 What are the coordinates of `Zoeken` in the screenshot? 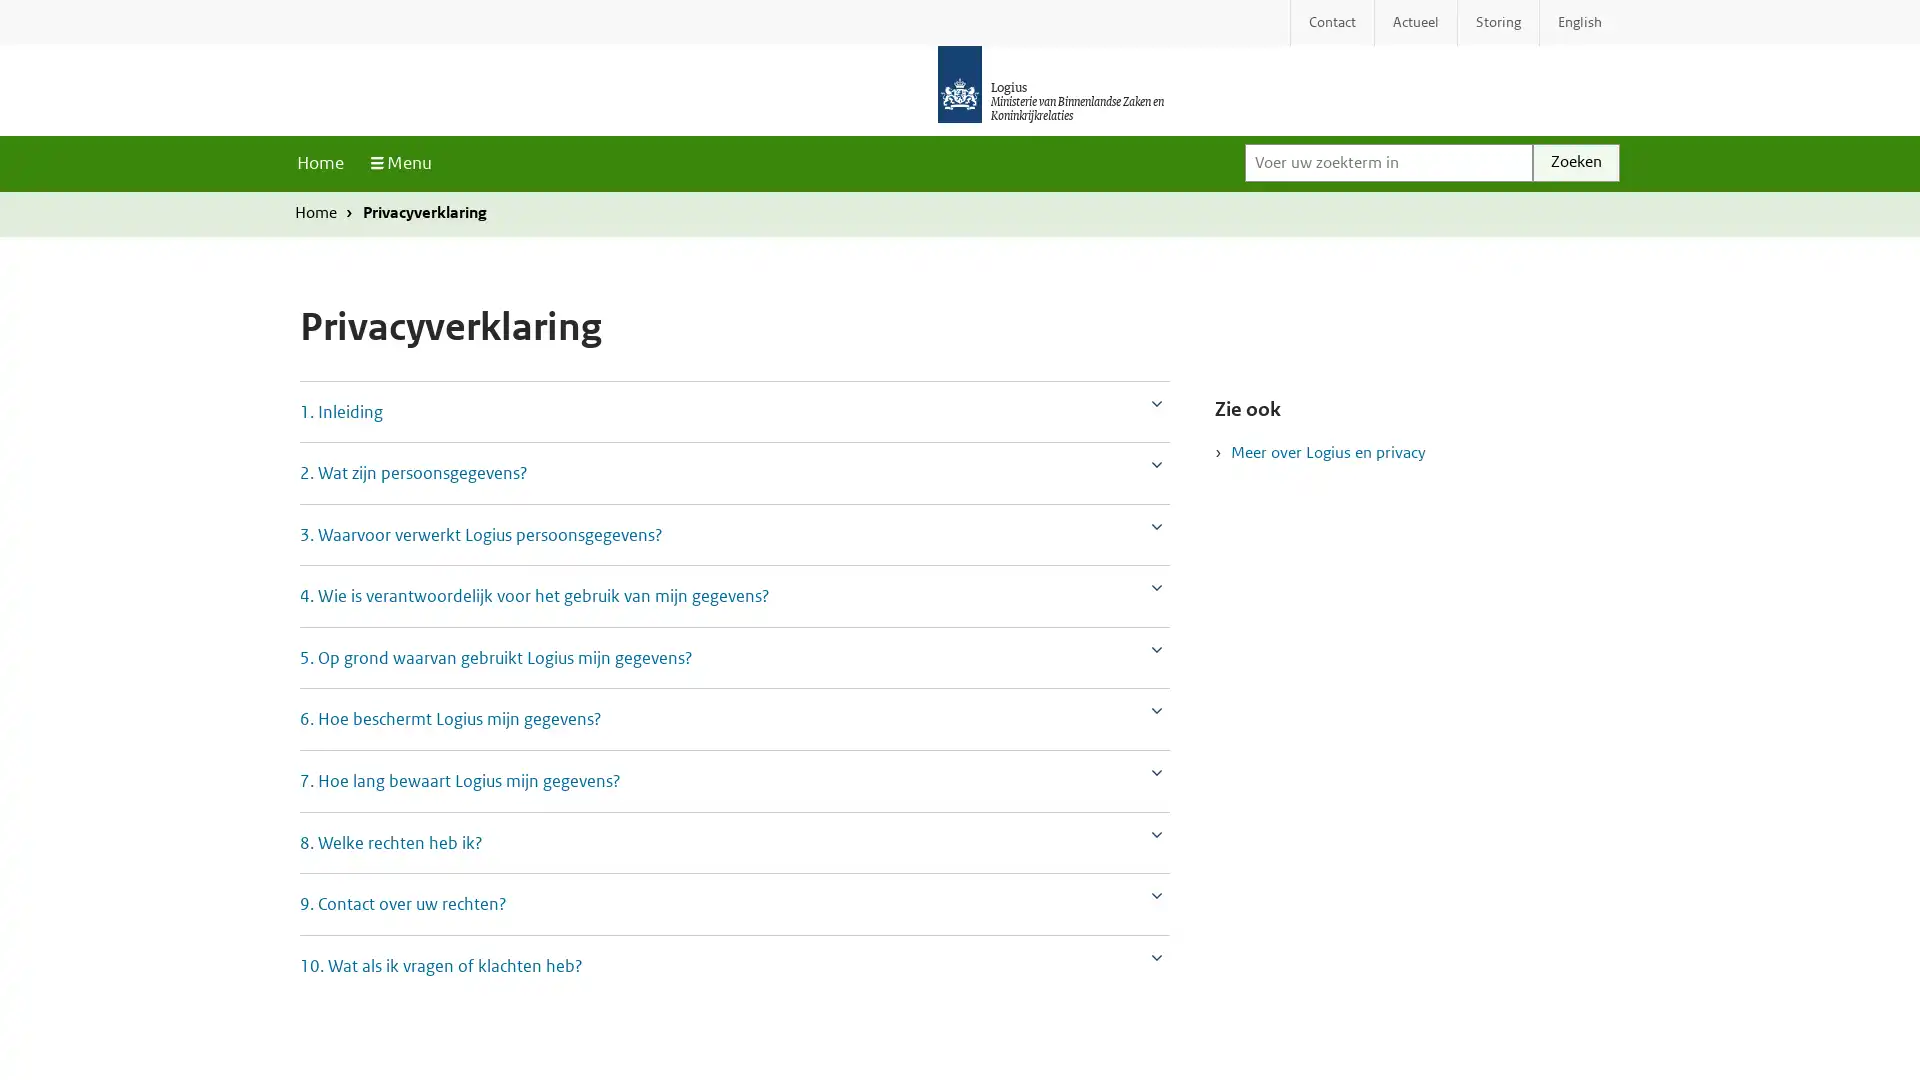 It's located at (1575, 161).